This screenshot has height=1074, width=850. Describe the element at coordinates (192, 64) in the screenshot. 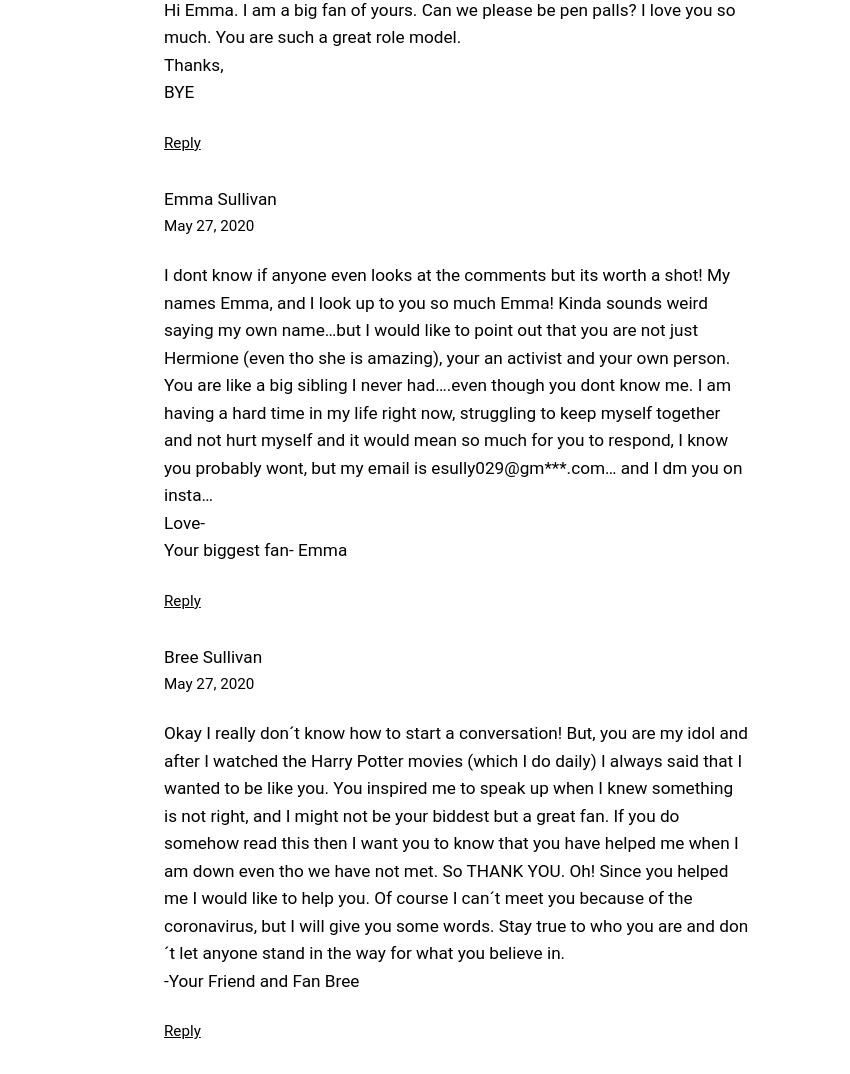

I see `'Thanks,'` at that location.